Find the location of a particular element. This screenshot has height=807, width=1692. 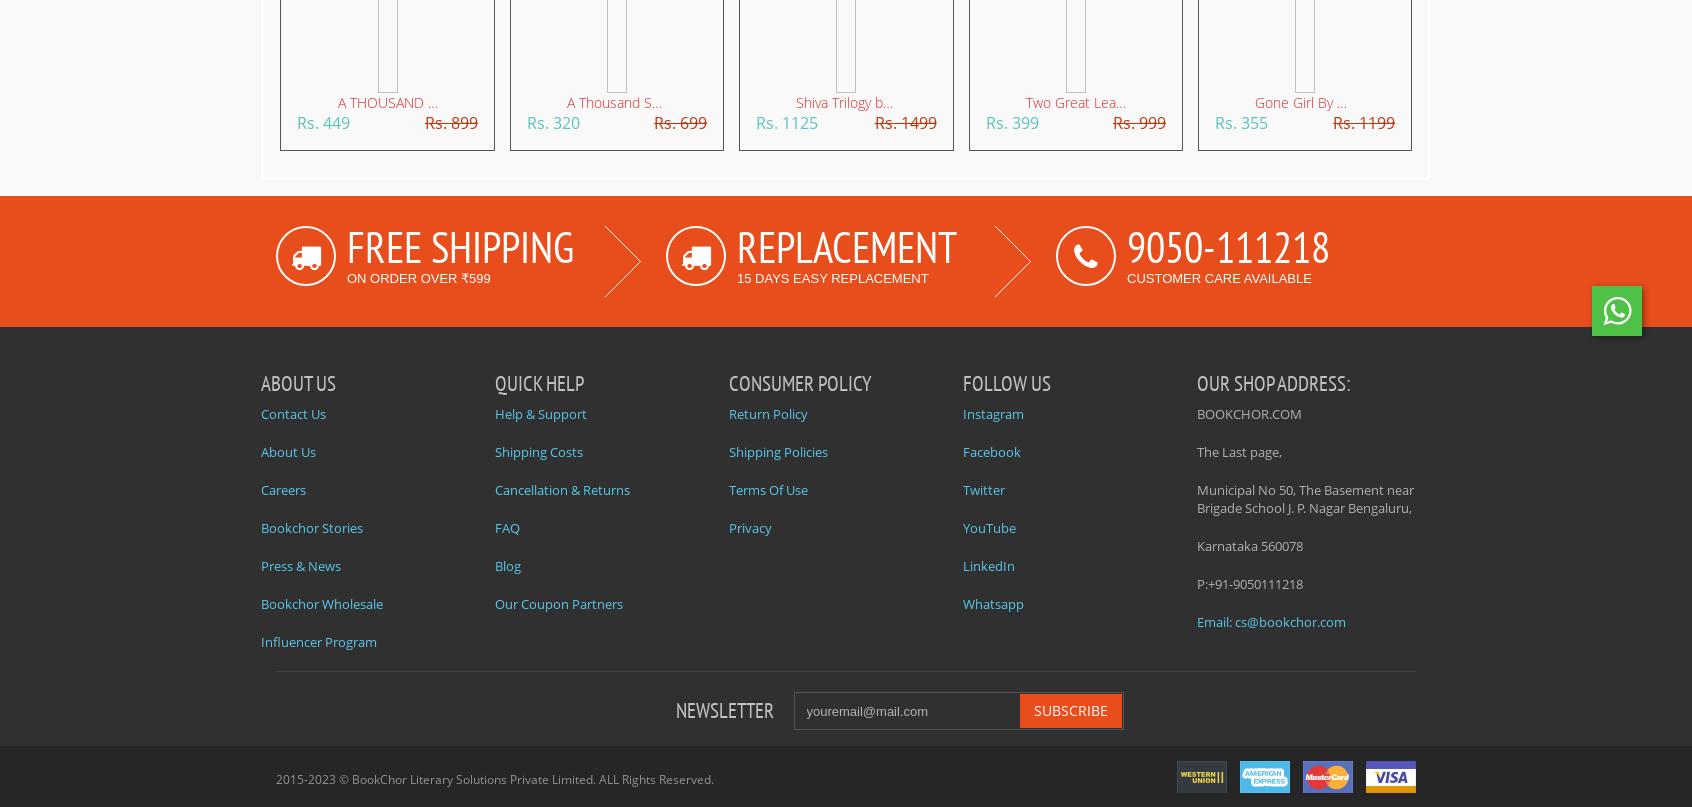

'CONSUMER POLICY' is located at coordinates (800, 383).